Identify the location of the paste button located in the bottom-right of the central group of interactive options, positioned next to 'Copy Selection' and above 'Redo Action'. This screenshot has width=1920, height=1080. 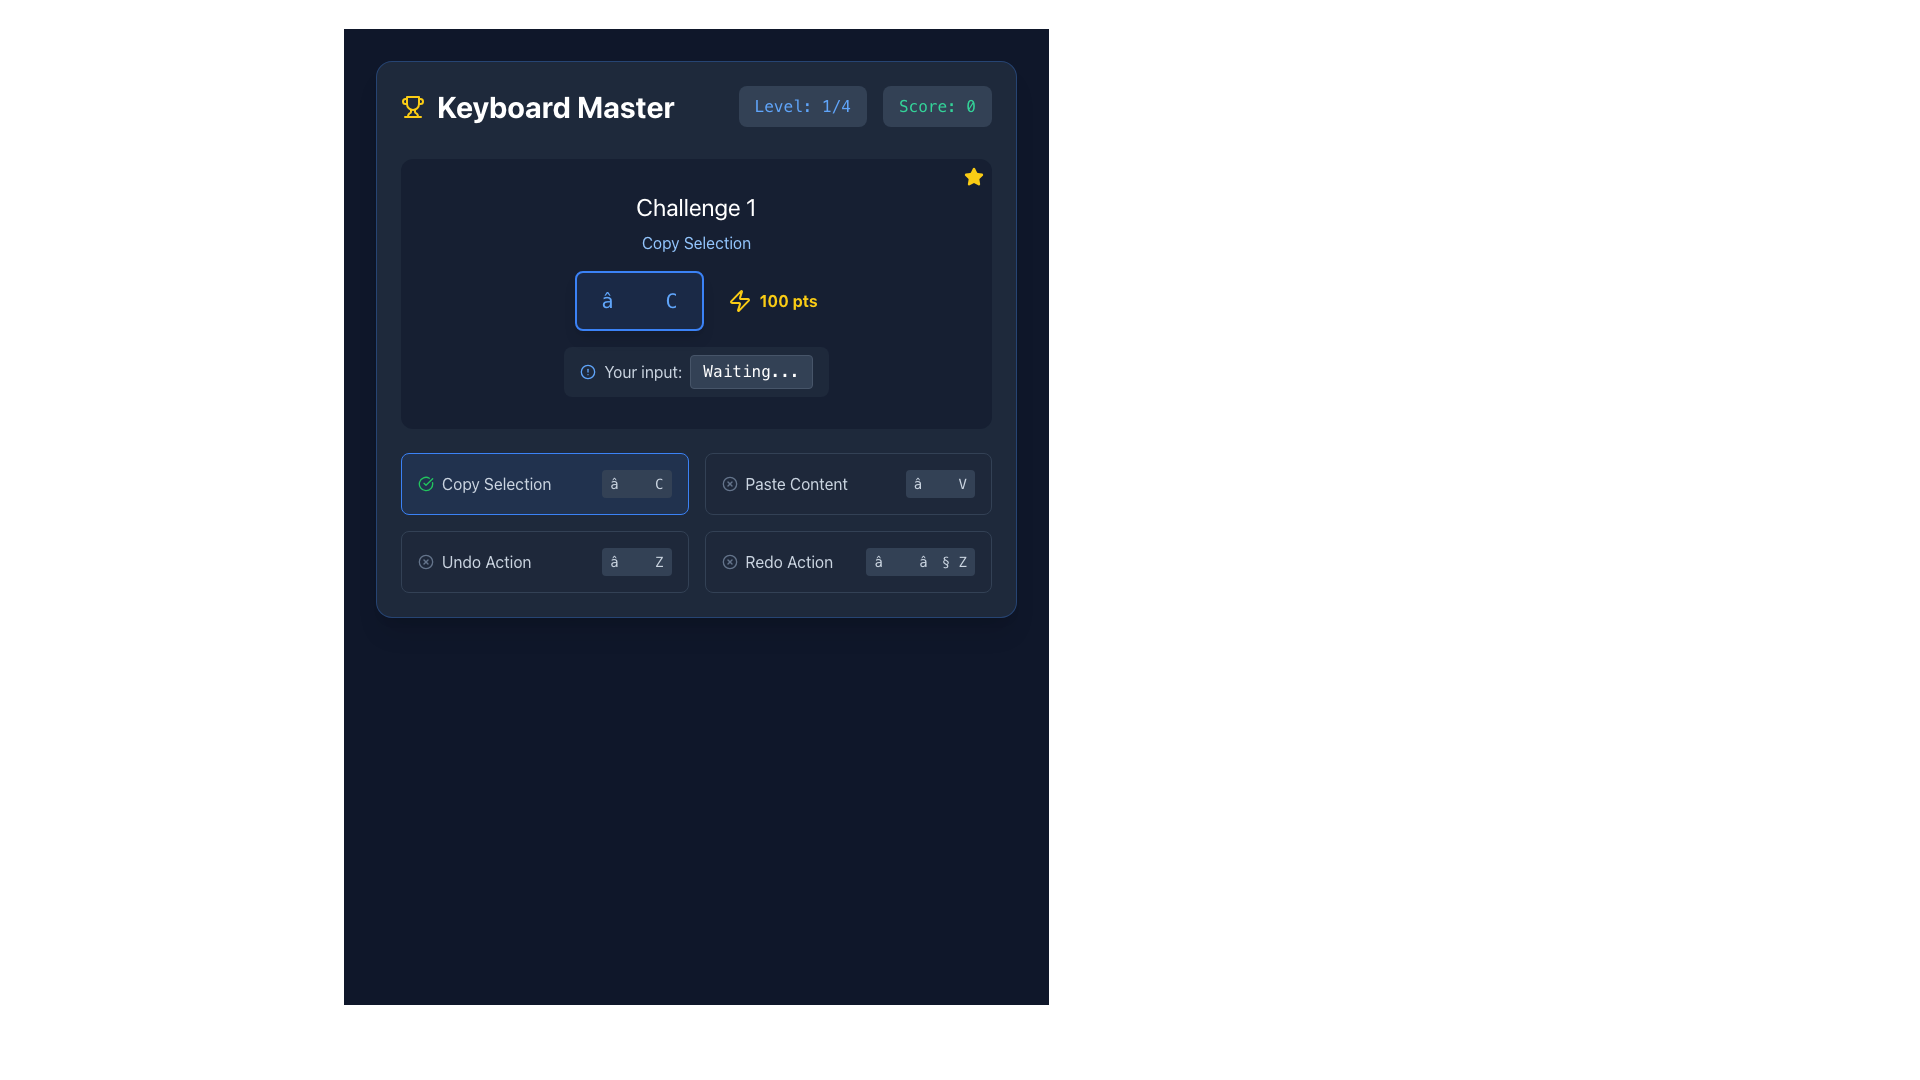
(848, 483).